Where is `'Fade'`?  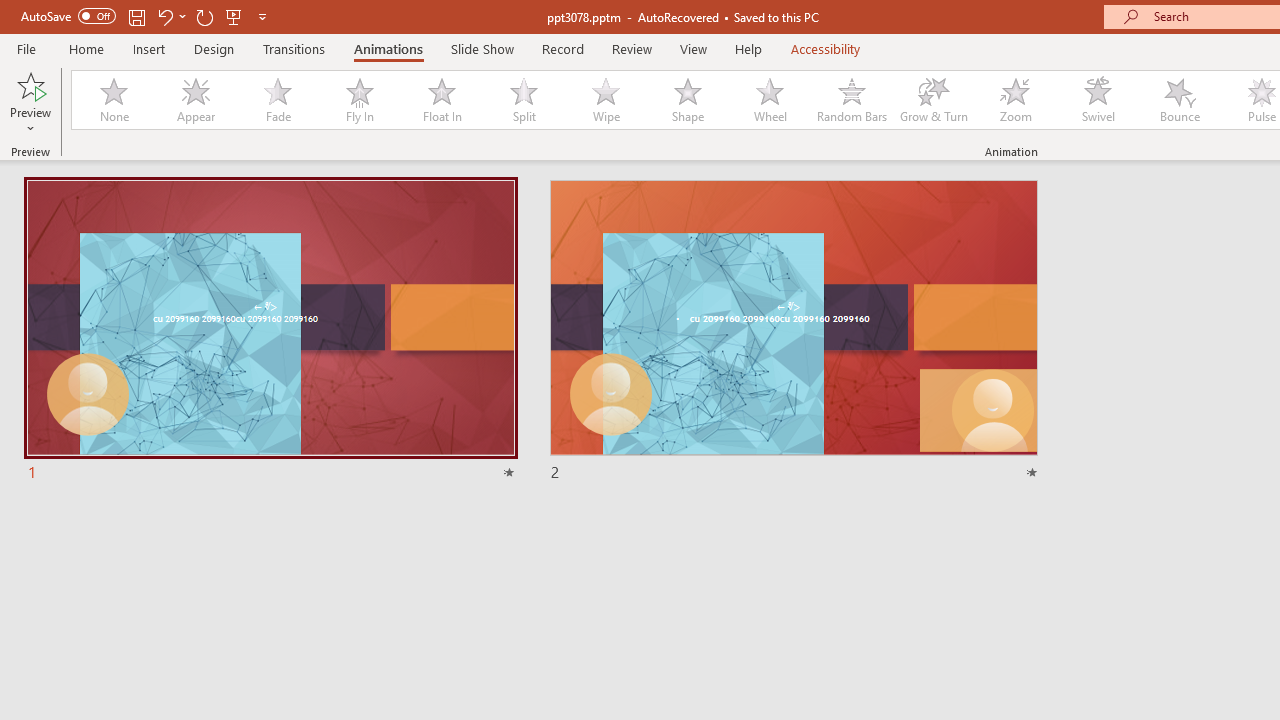 'Fade' is located at coordinates (276, 100).